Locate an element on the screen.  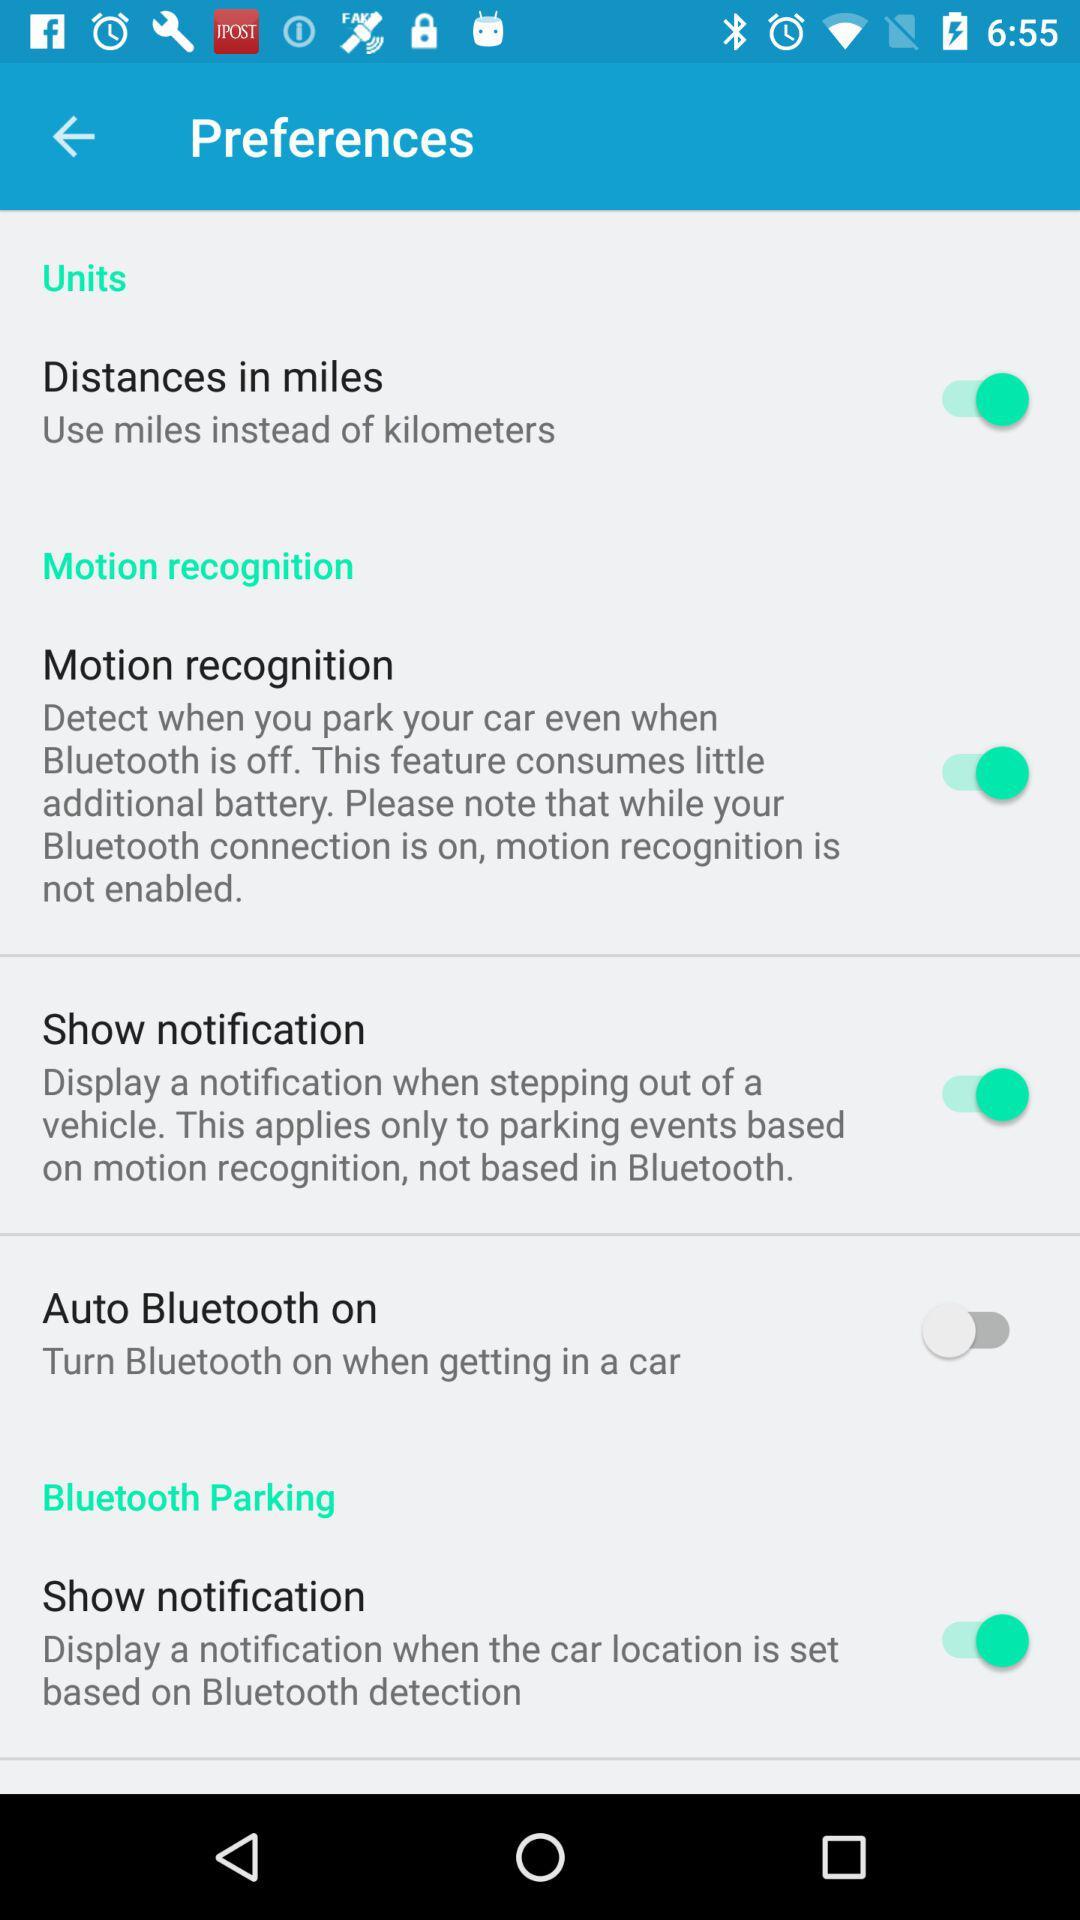
app below units app is located at coordinates (212, 374).